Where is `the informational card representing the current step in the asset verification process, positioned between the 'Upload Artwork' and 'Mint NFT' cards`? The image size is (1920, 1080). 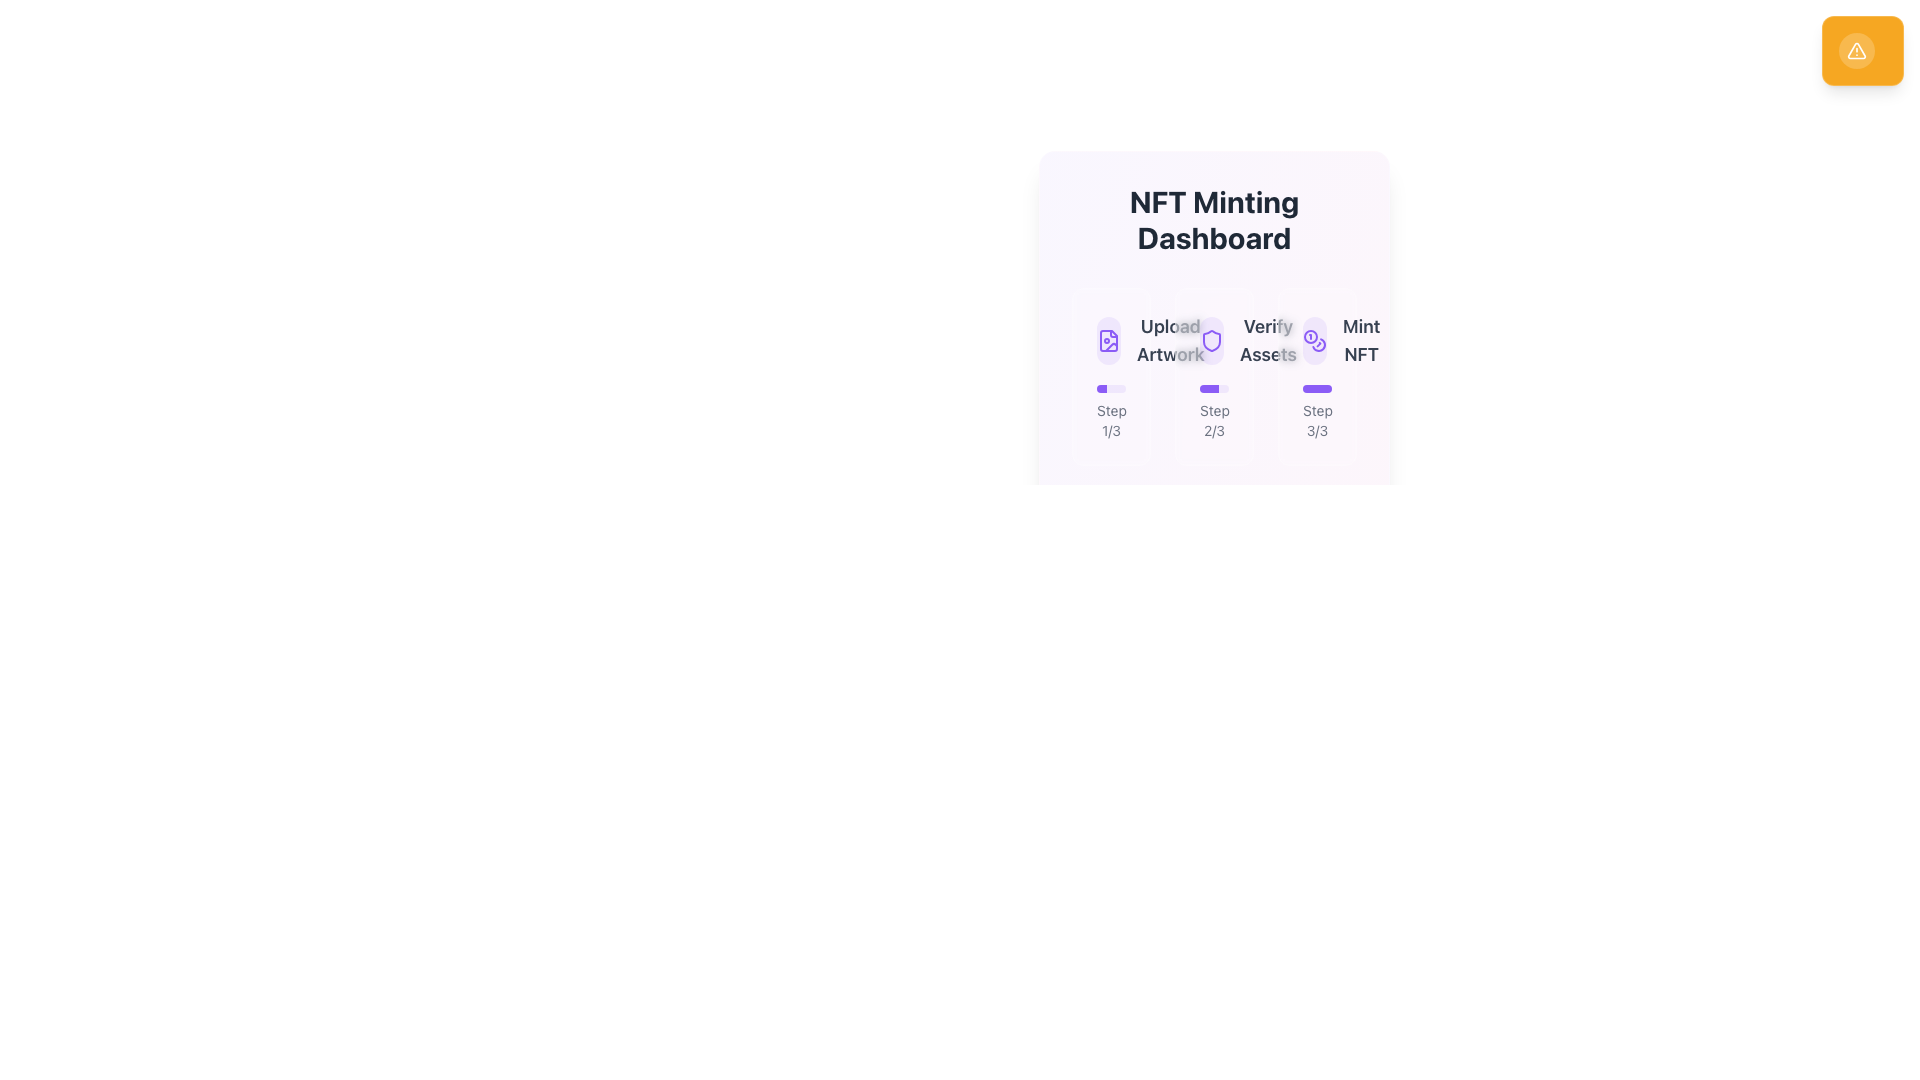
the informational card representing the current step in the asset verification process, positioned between the 'Upload Artwork' and 'Mint NFT' cards is located at coordinates (1213, 377).